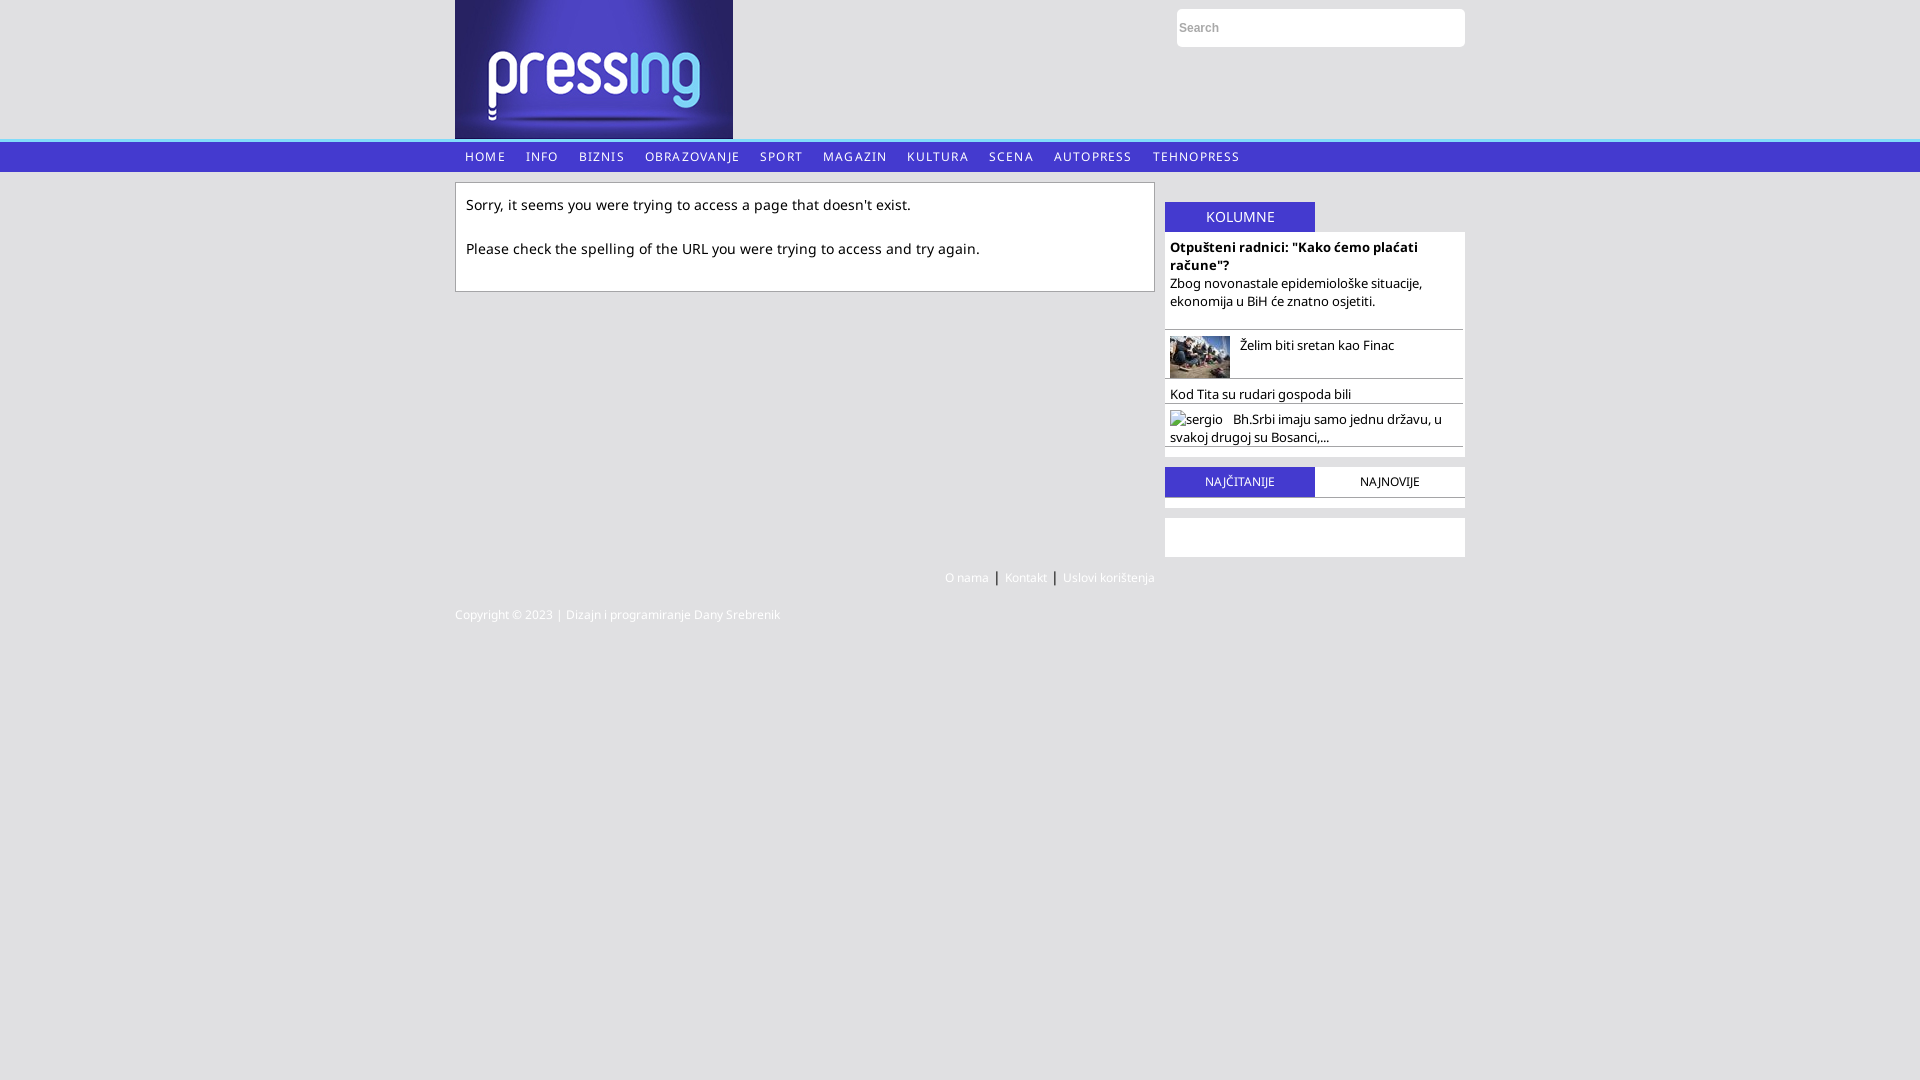 Image resolution: width=1920 pixels, height=1080 pixels. I want to click on 'Go', so click(1443, 27).